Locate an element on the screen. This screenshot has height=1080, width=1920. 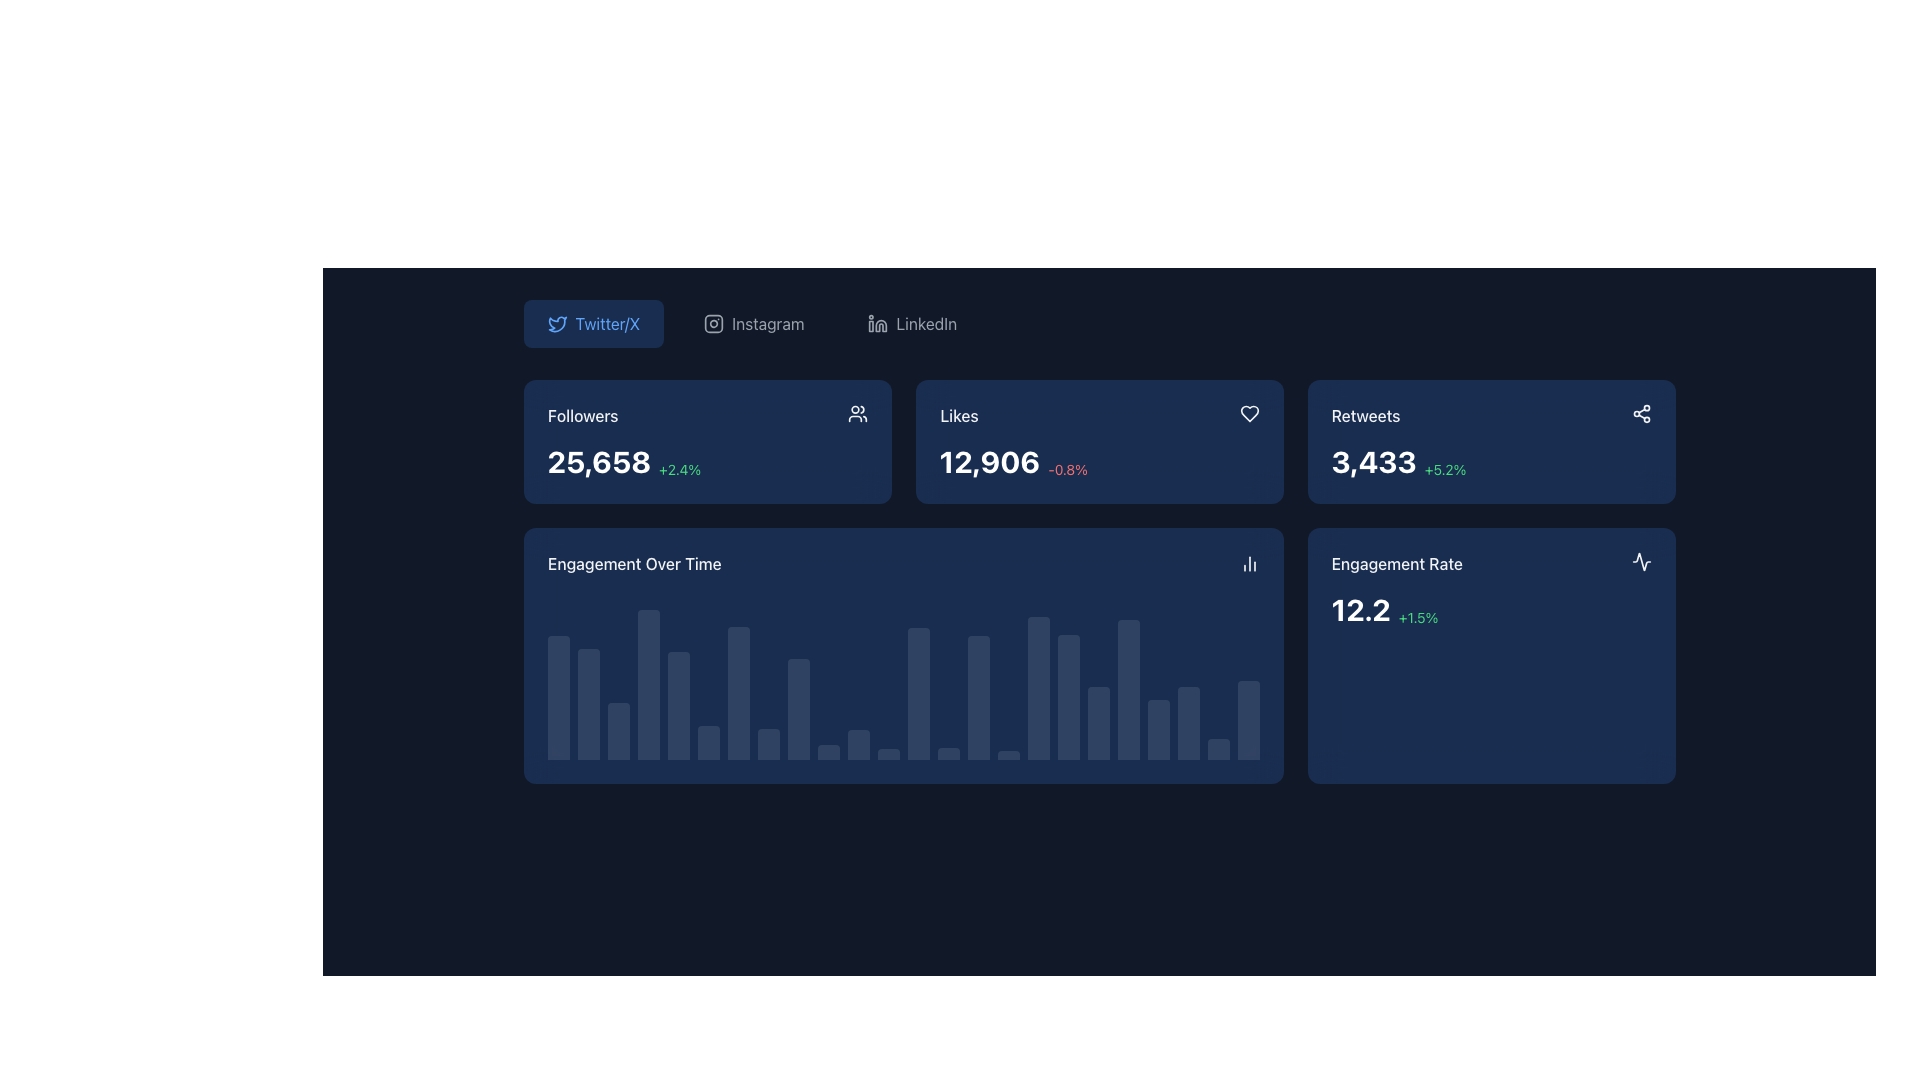
displayed information on the Information display card with statistics showing the number of retweets and percentage change, located in the top-right corner of the grid is located at coordinates (1491, 441).